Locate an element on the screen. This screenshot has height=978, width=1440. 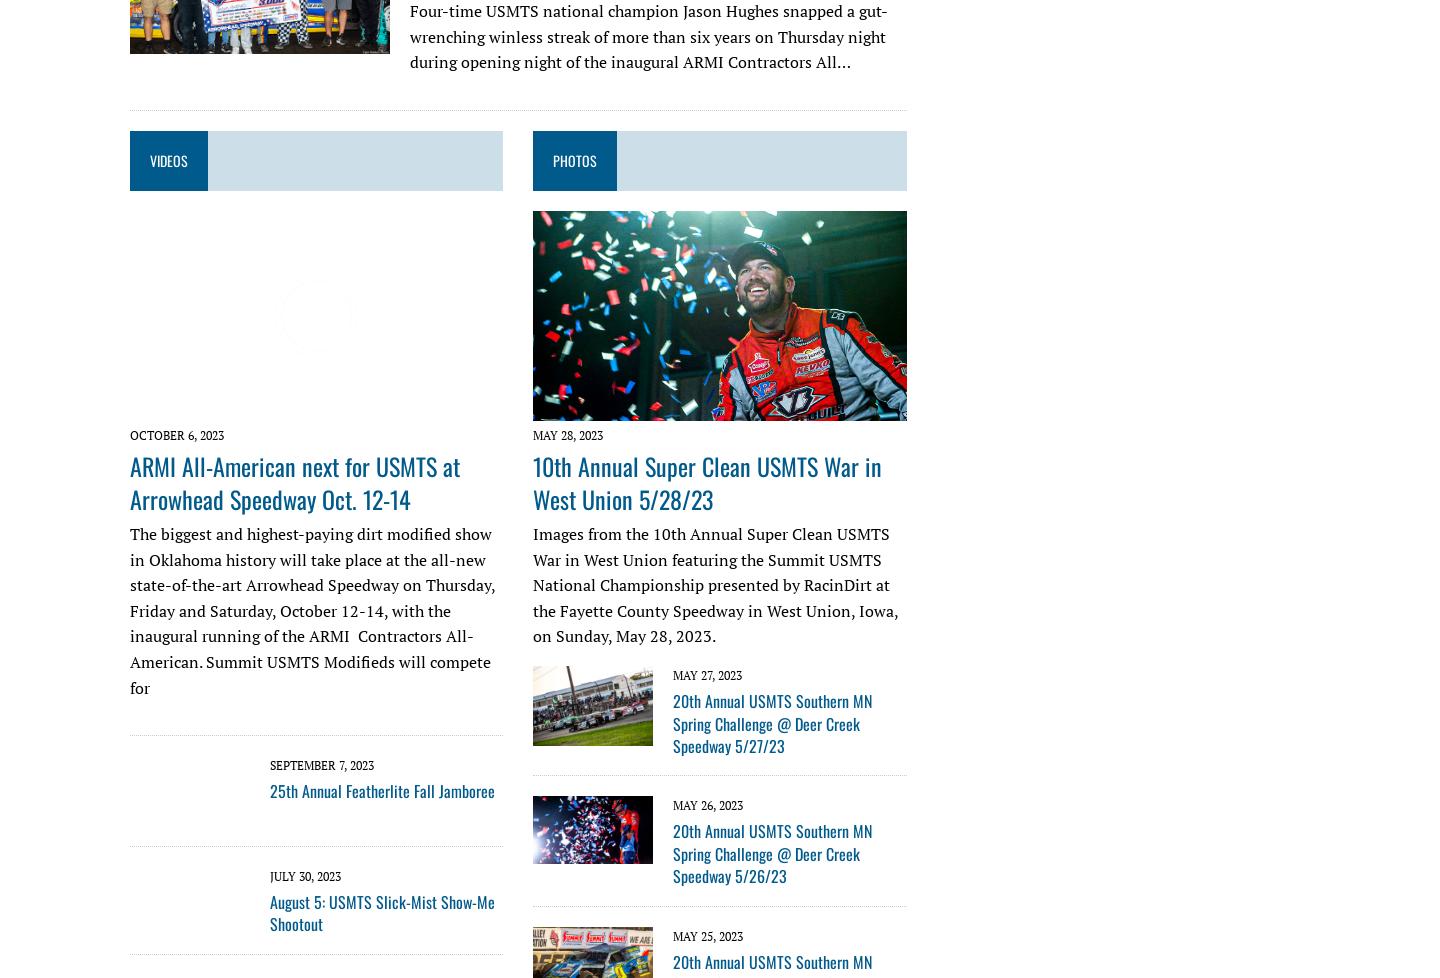
'ARMI All-American next for USMTS at Arrowhead Speedway Oct. 12-14' is located at coordinates (294, 480).